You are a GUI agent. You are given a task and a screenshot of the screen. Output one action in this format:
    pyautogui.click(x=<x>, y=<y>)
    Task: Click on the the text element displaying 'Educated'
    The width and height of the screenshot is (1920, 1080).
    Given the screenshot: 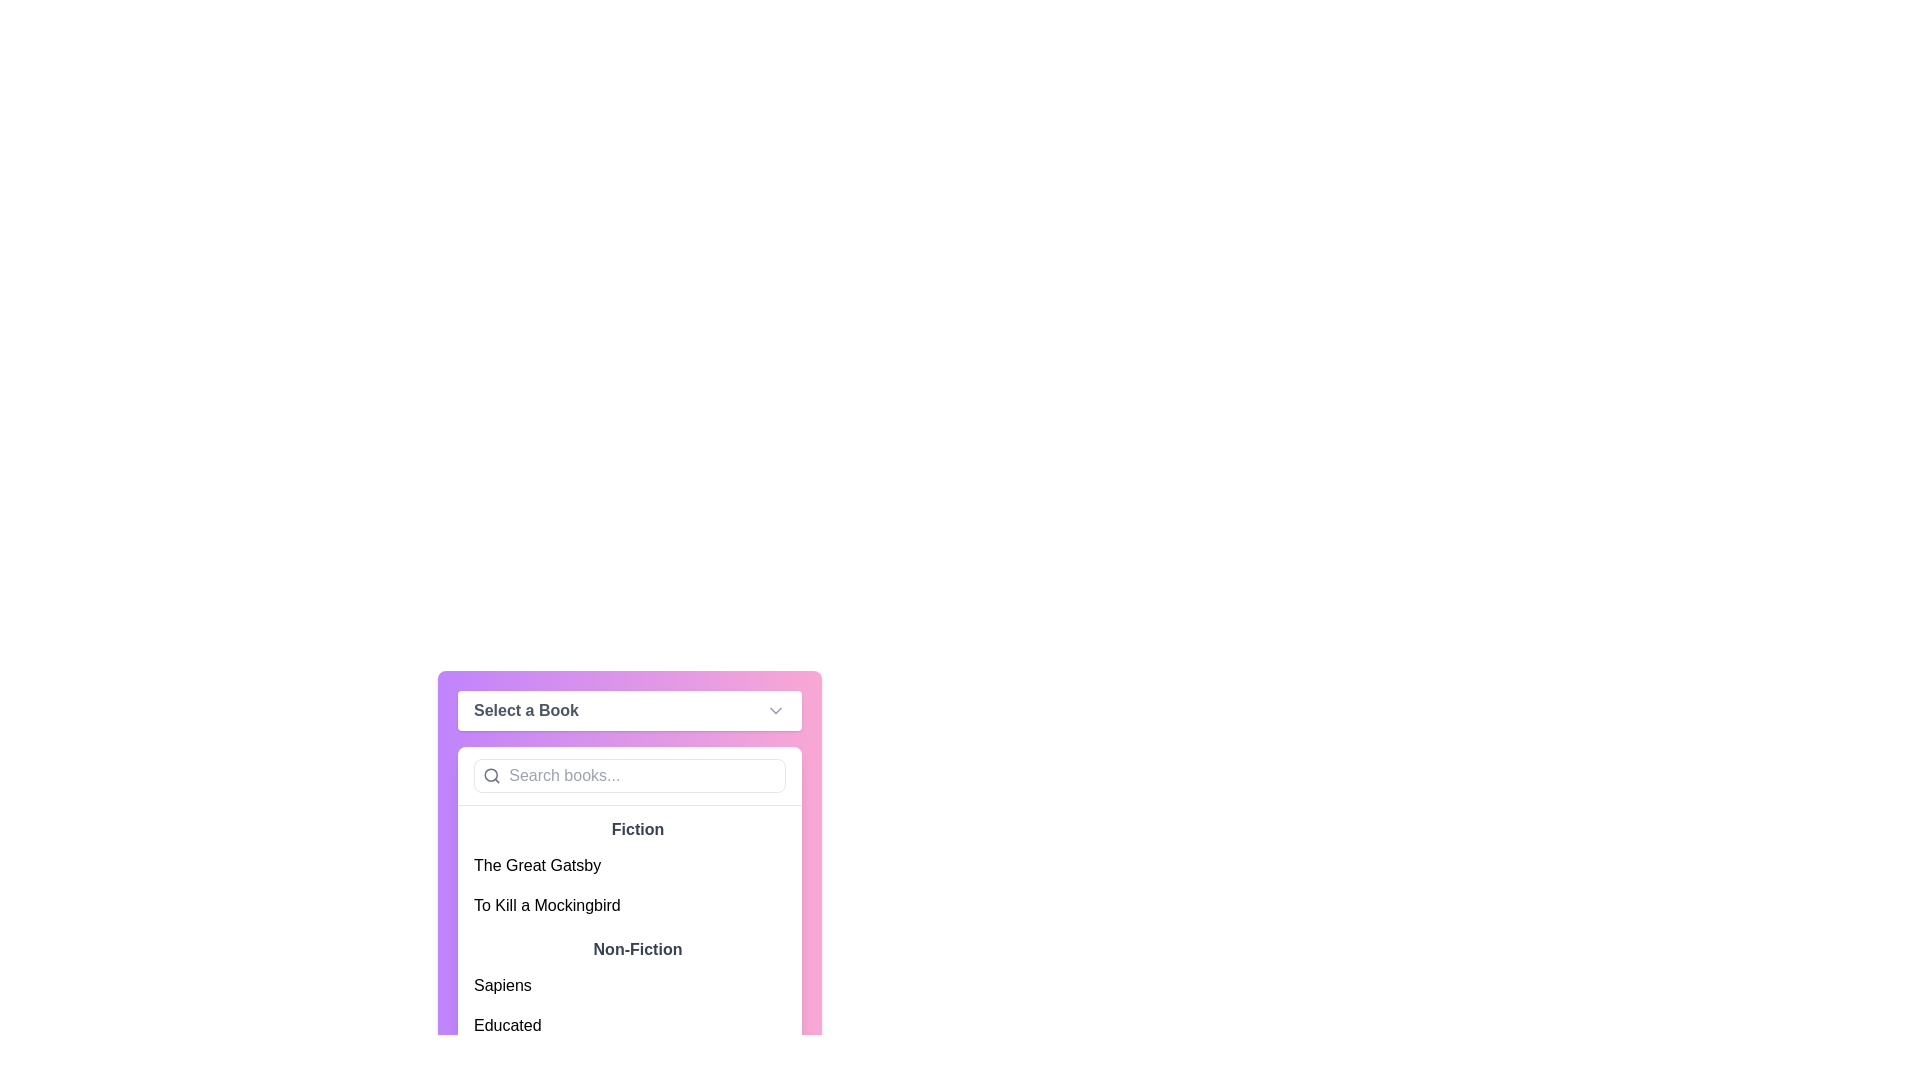 What is the action you would take?
    pyautogui.click(x=507, y=1026)
    